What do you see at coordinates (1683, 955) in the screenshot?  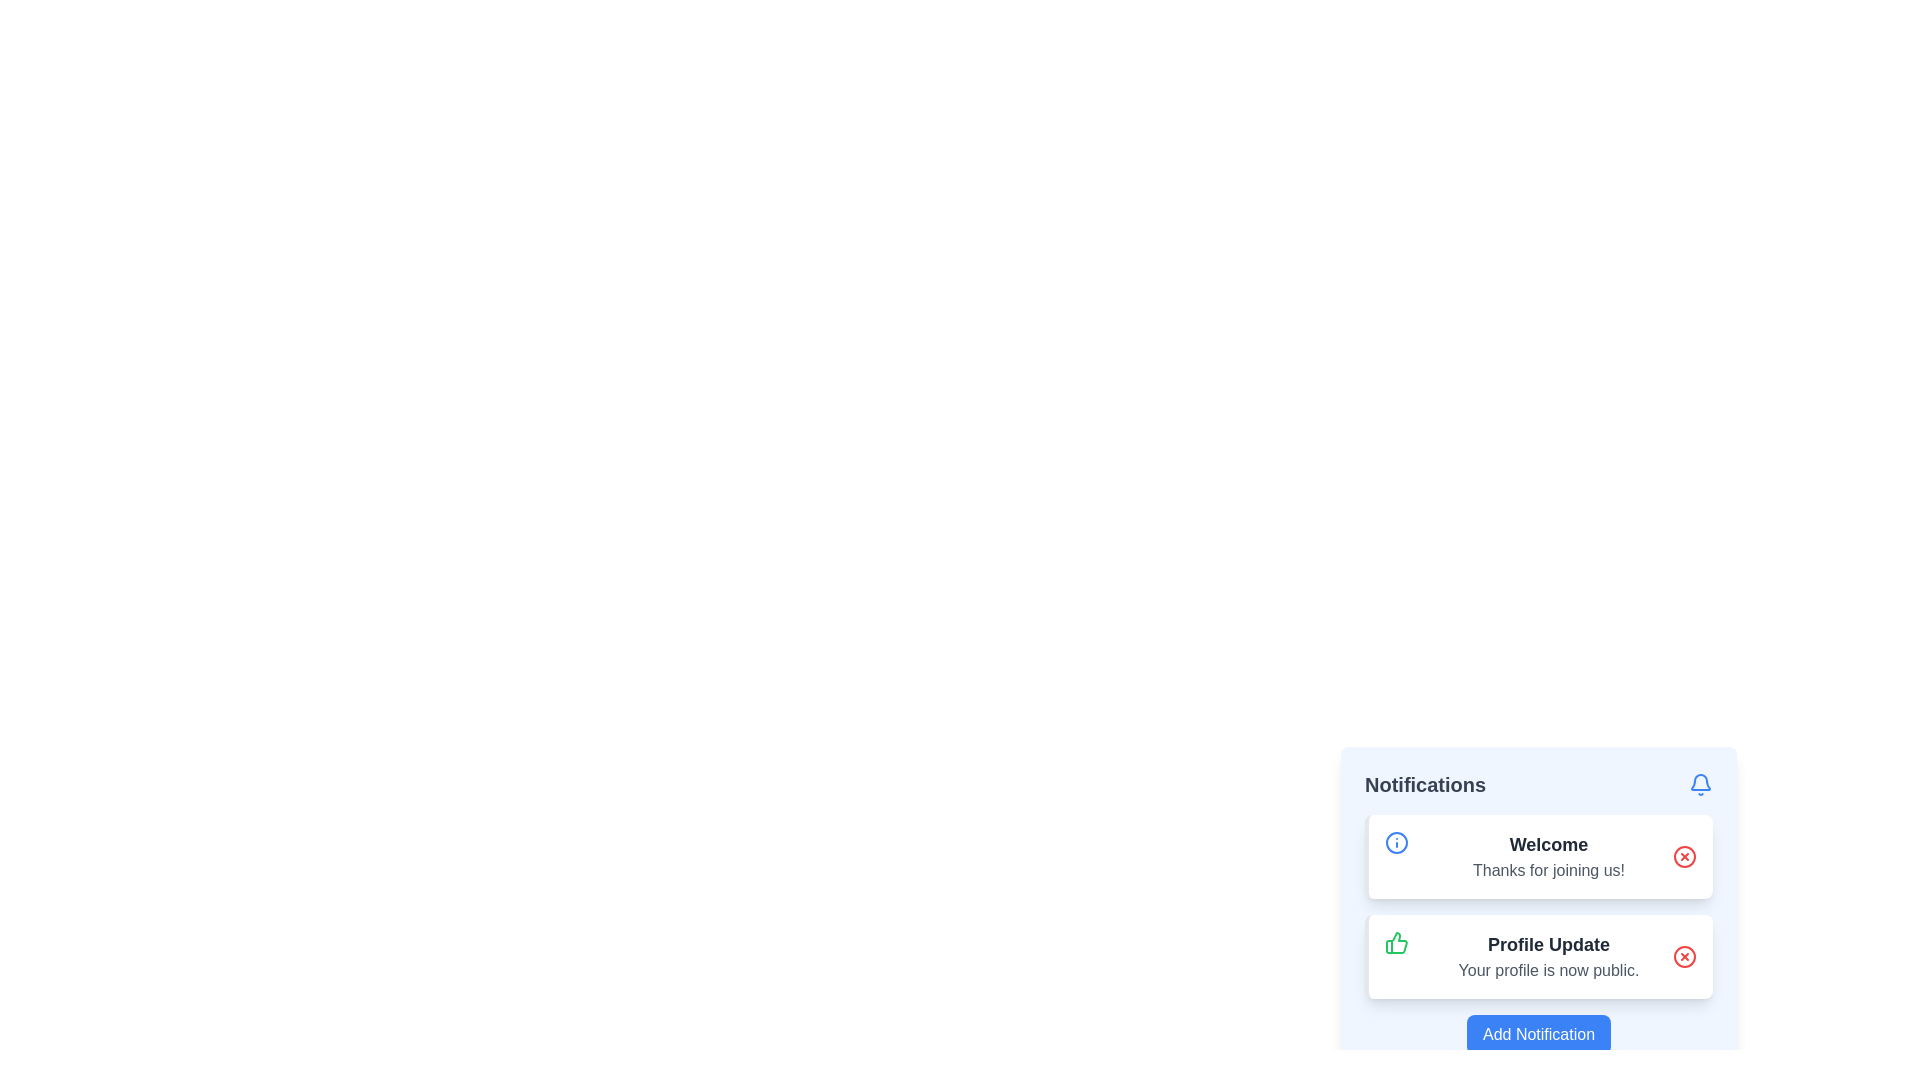 I see `the red circular dismiss button with an 'X' symbol located at the top-right corner of the 'Profile Update' notification` at bounding box center [1683, 955].